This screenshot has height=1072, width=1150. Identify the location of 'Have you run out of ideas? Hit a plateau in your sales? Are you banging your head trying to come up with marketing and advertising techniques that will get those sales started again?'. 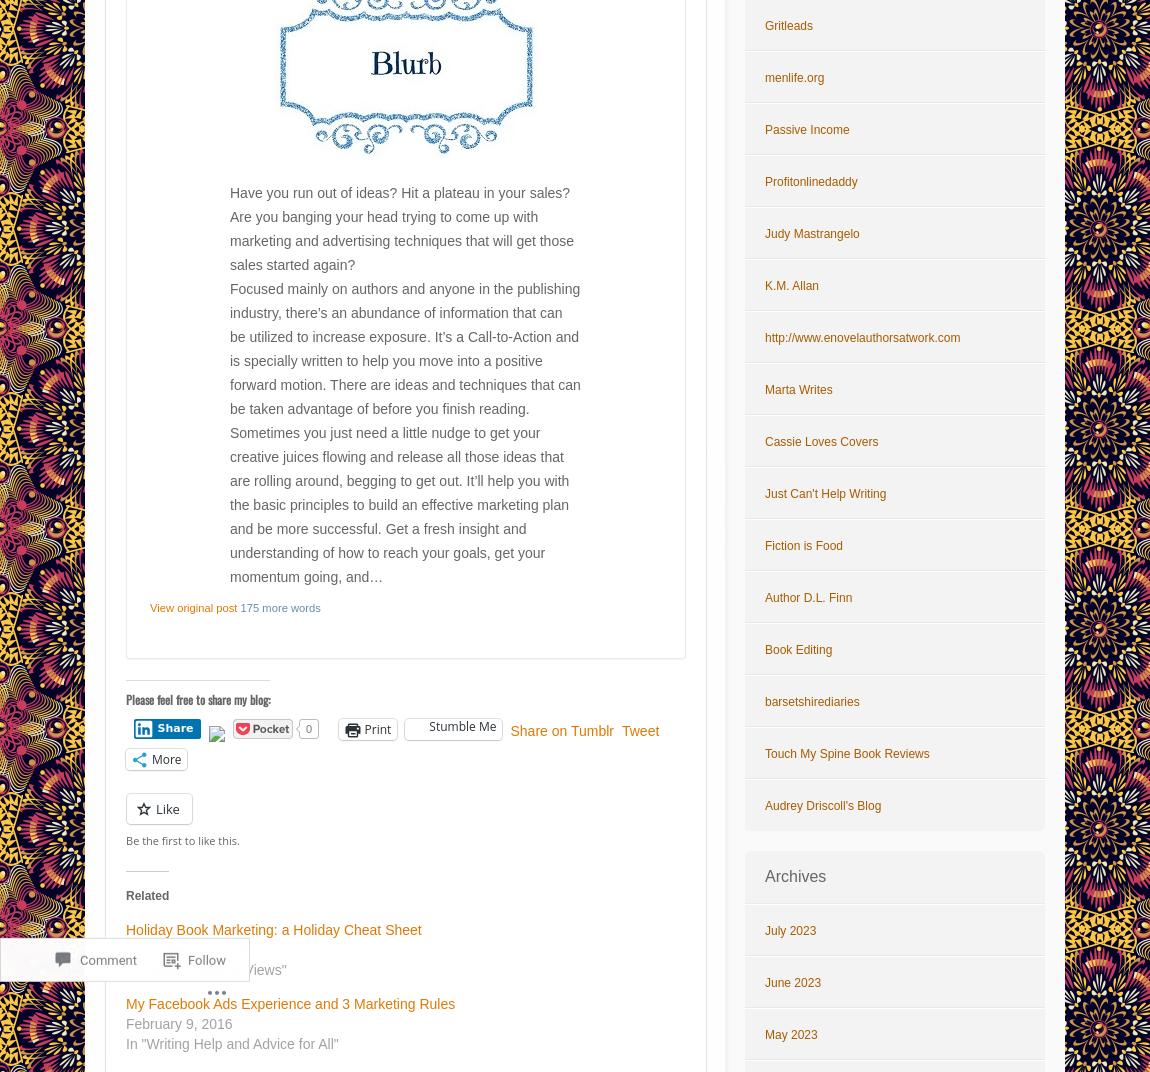
(401, 228).